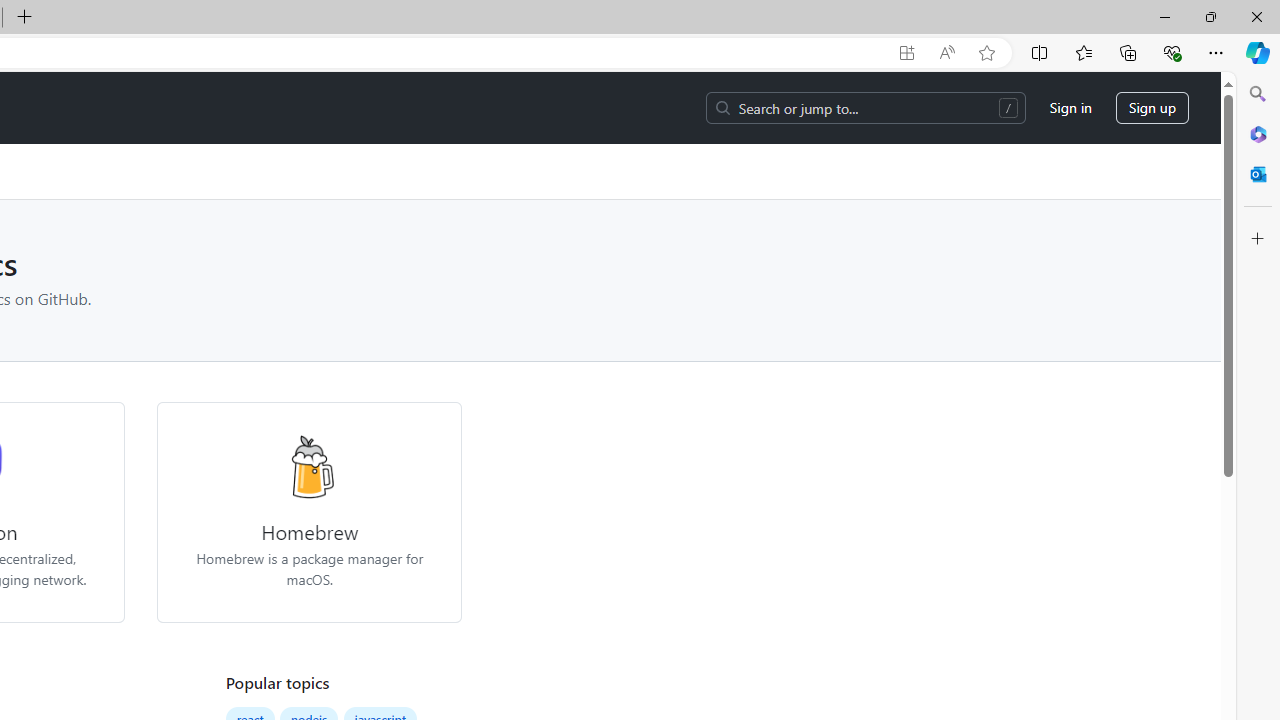 This screenshot has width=1280, height=720. I want to click on 'HomebrewHomebrew is a package manager for macOS.', so click(308, 511).